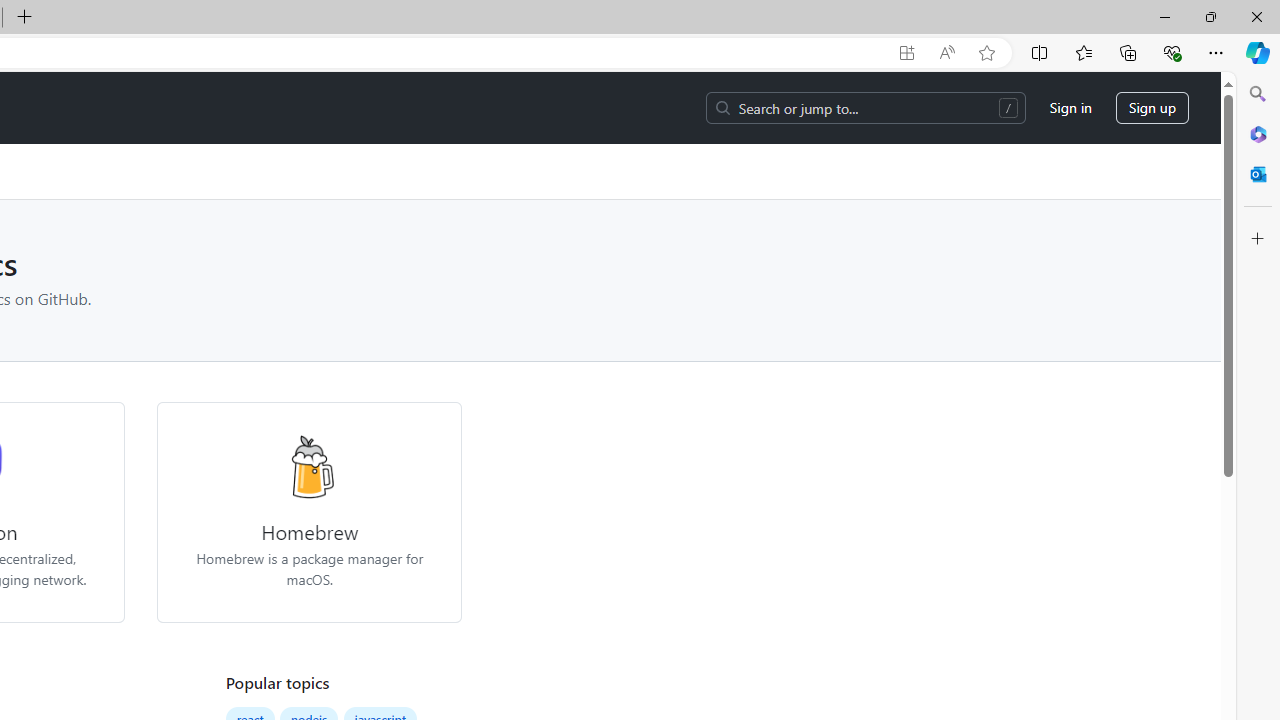 This screenshot has width=1280, height=720. I want to click on 'HomebrewHomebrew is a package manager for macOS.', so click(308, 511).